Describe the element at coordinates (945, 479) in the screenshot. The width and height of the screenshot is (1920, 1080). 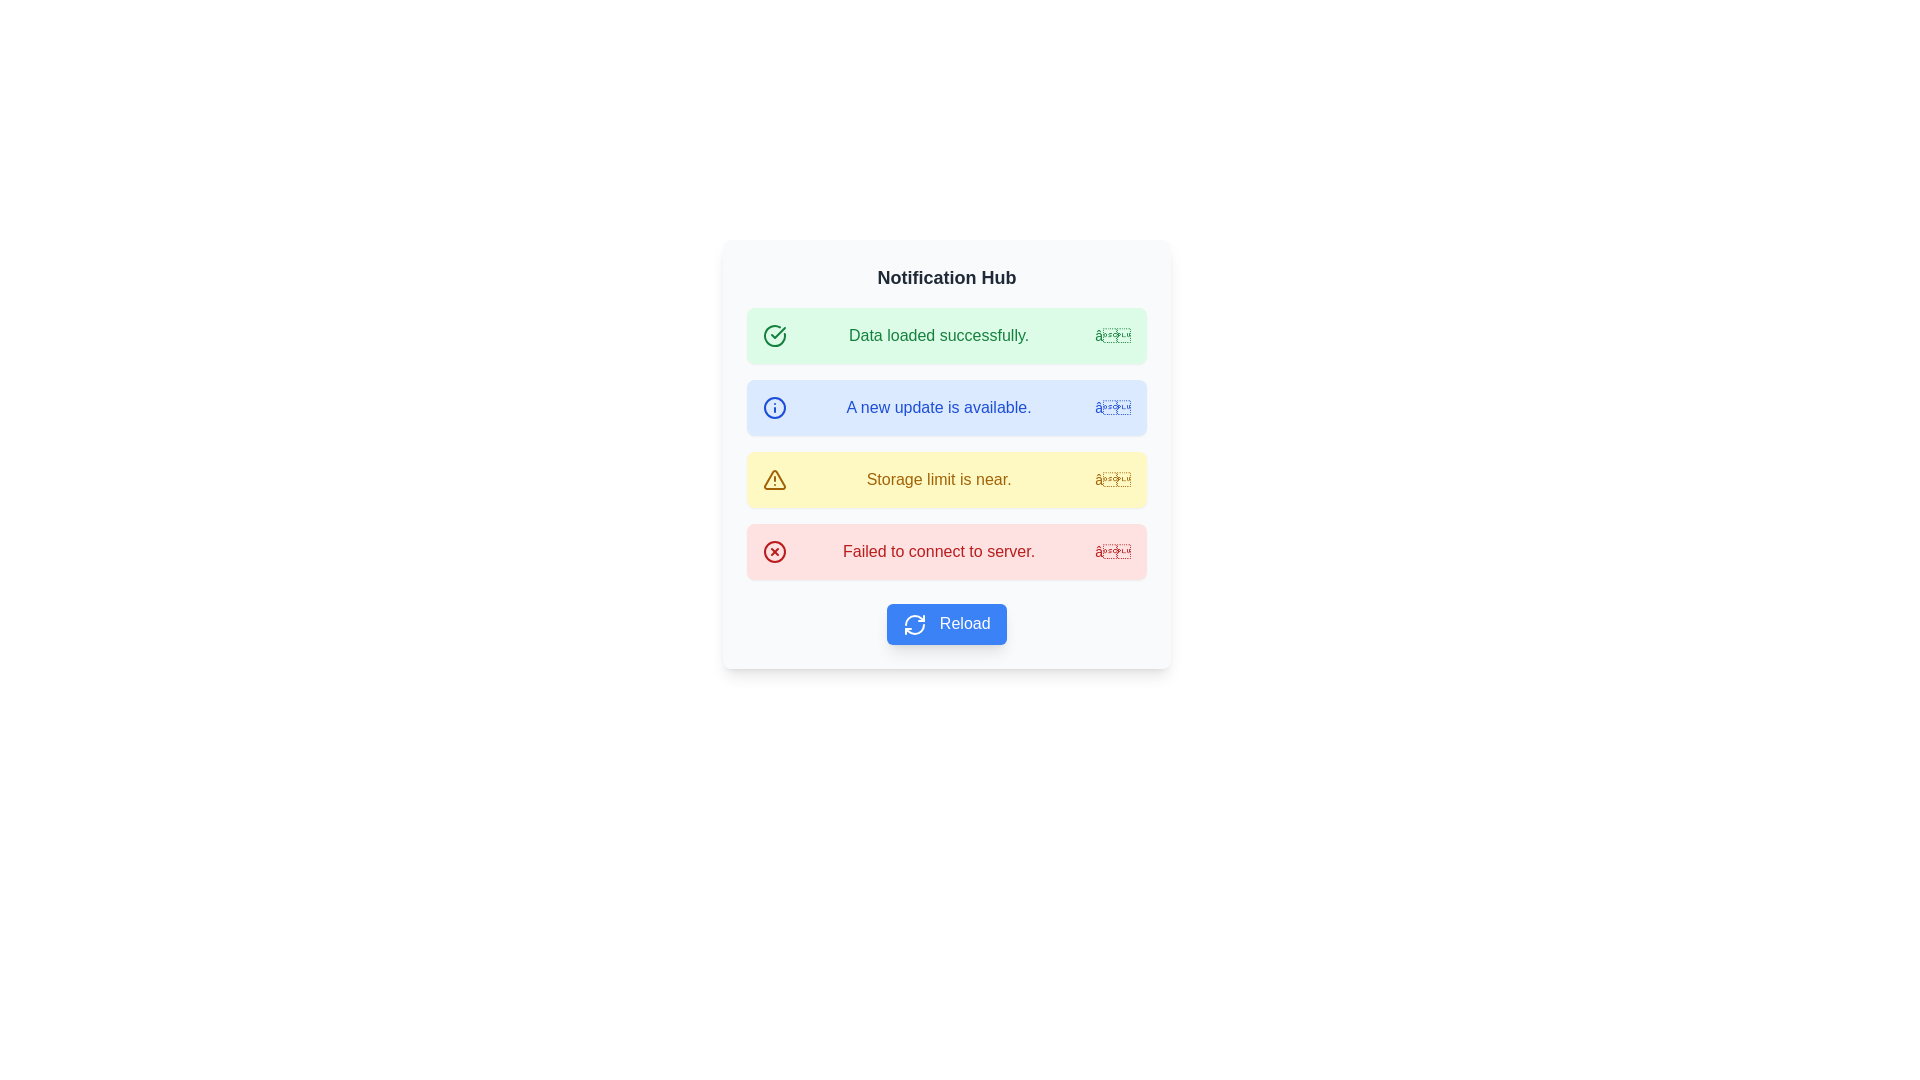
I see `the warning notification regarding storage limit, which is the third notification in the list` at that location.